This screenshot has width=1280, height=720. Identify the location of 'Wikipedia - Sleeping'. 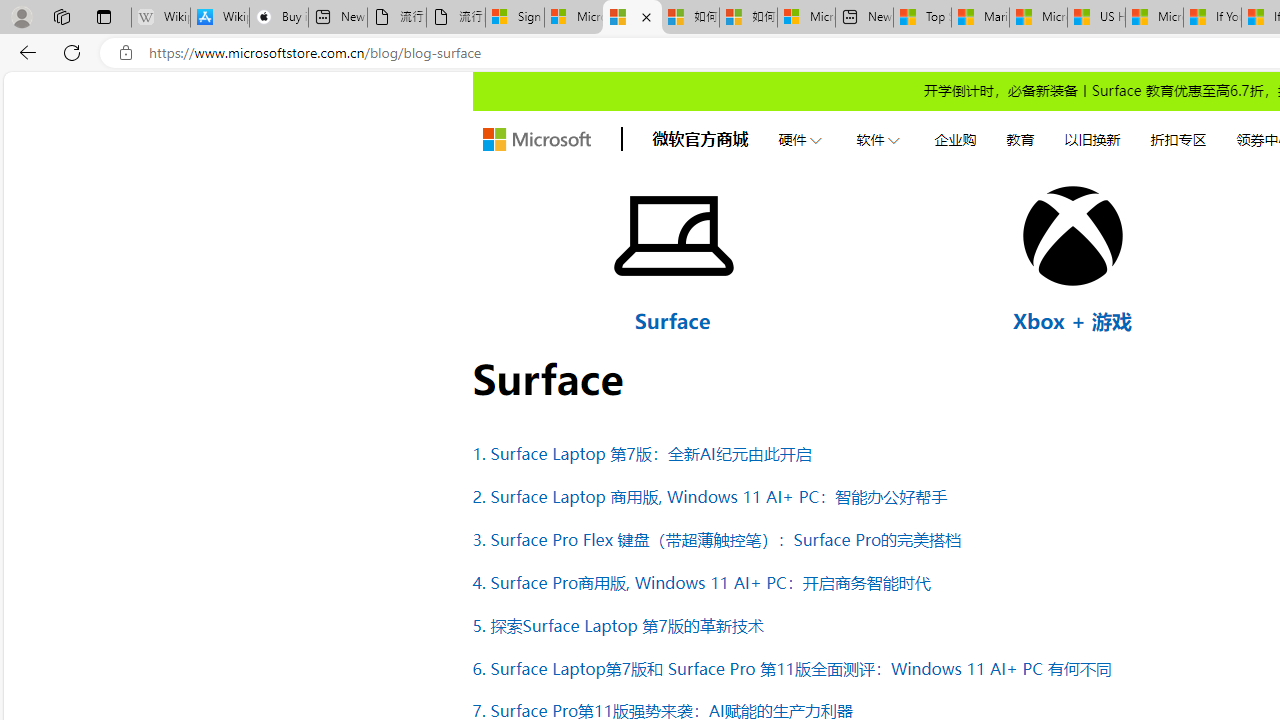
(160, 17).